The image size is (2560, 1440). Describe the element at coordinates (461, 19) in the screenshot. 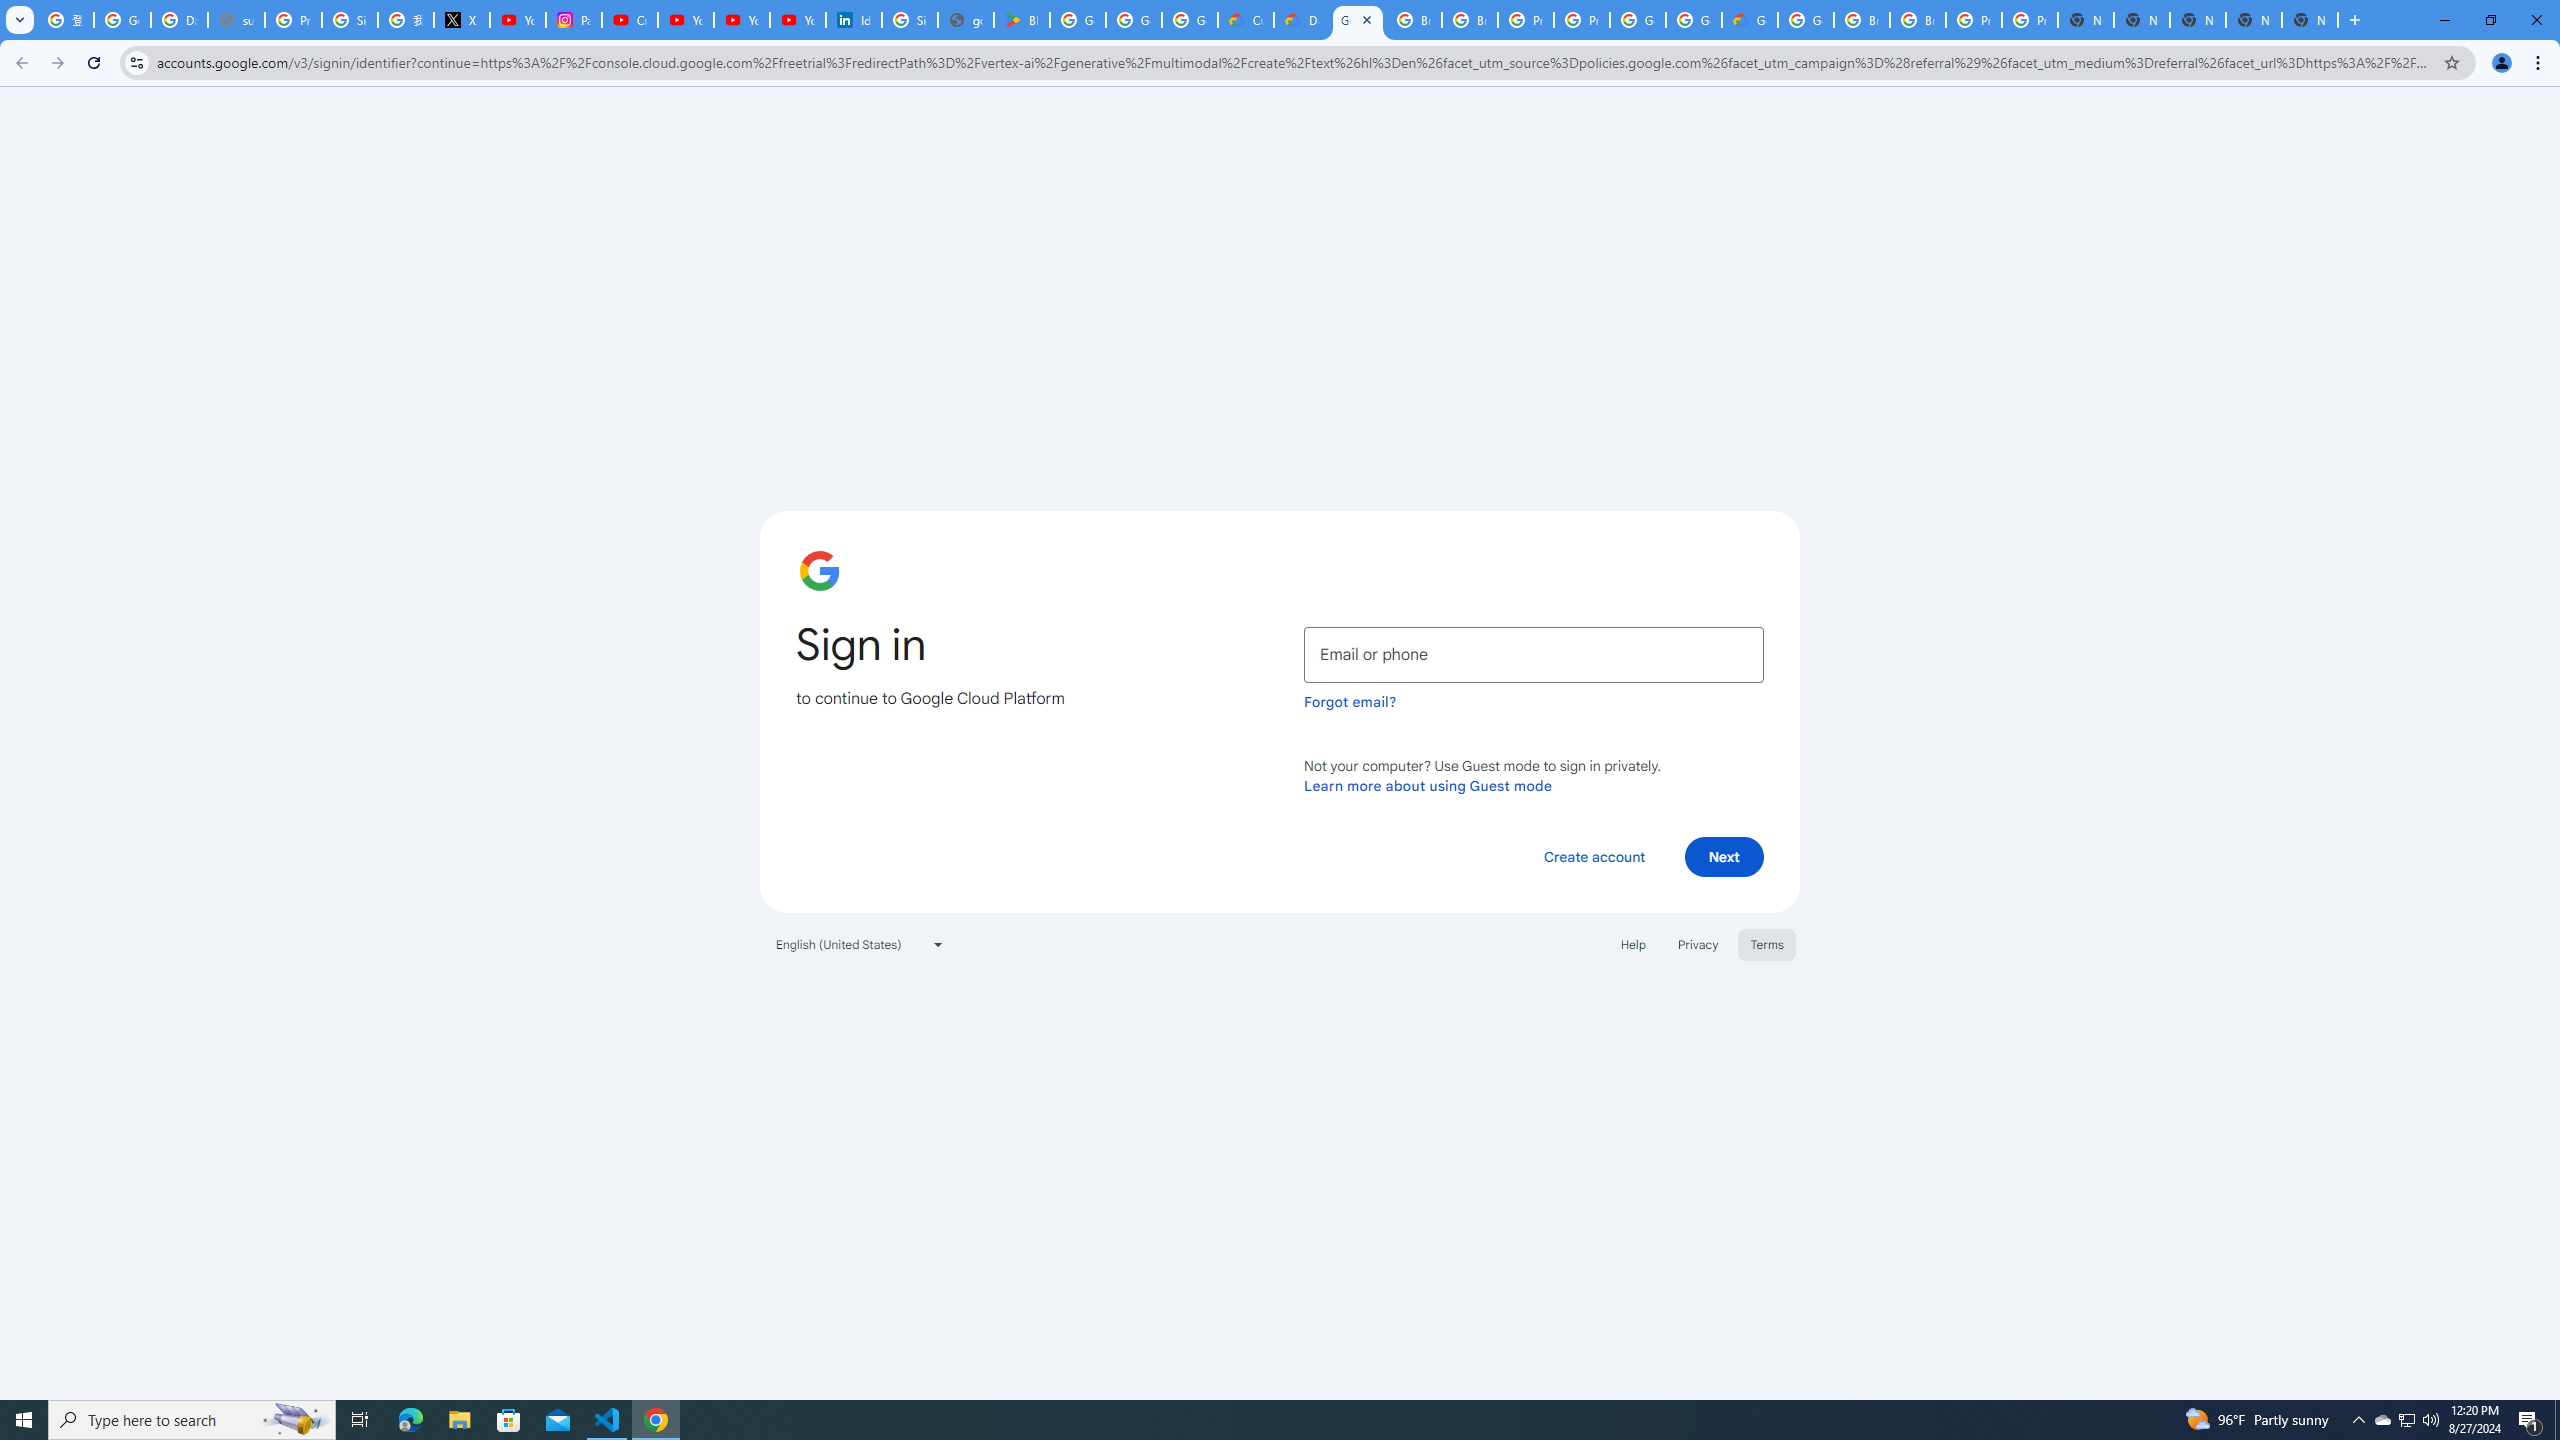

I see `'X'` at that location.